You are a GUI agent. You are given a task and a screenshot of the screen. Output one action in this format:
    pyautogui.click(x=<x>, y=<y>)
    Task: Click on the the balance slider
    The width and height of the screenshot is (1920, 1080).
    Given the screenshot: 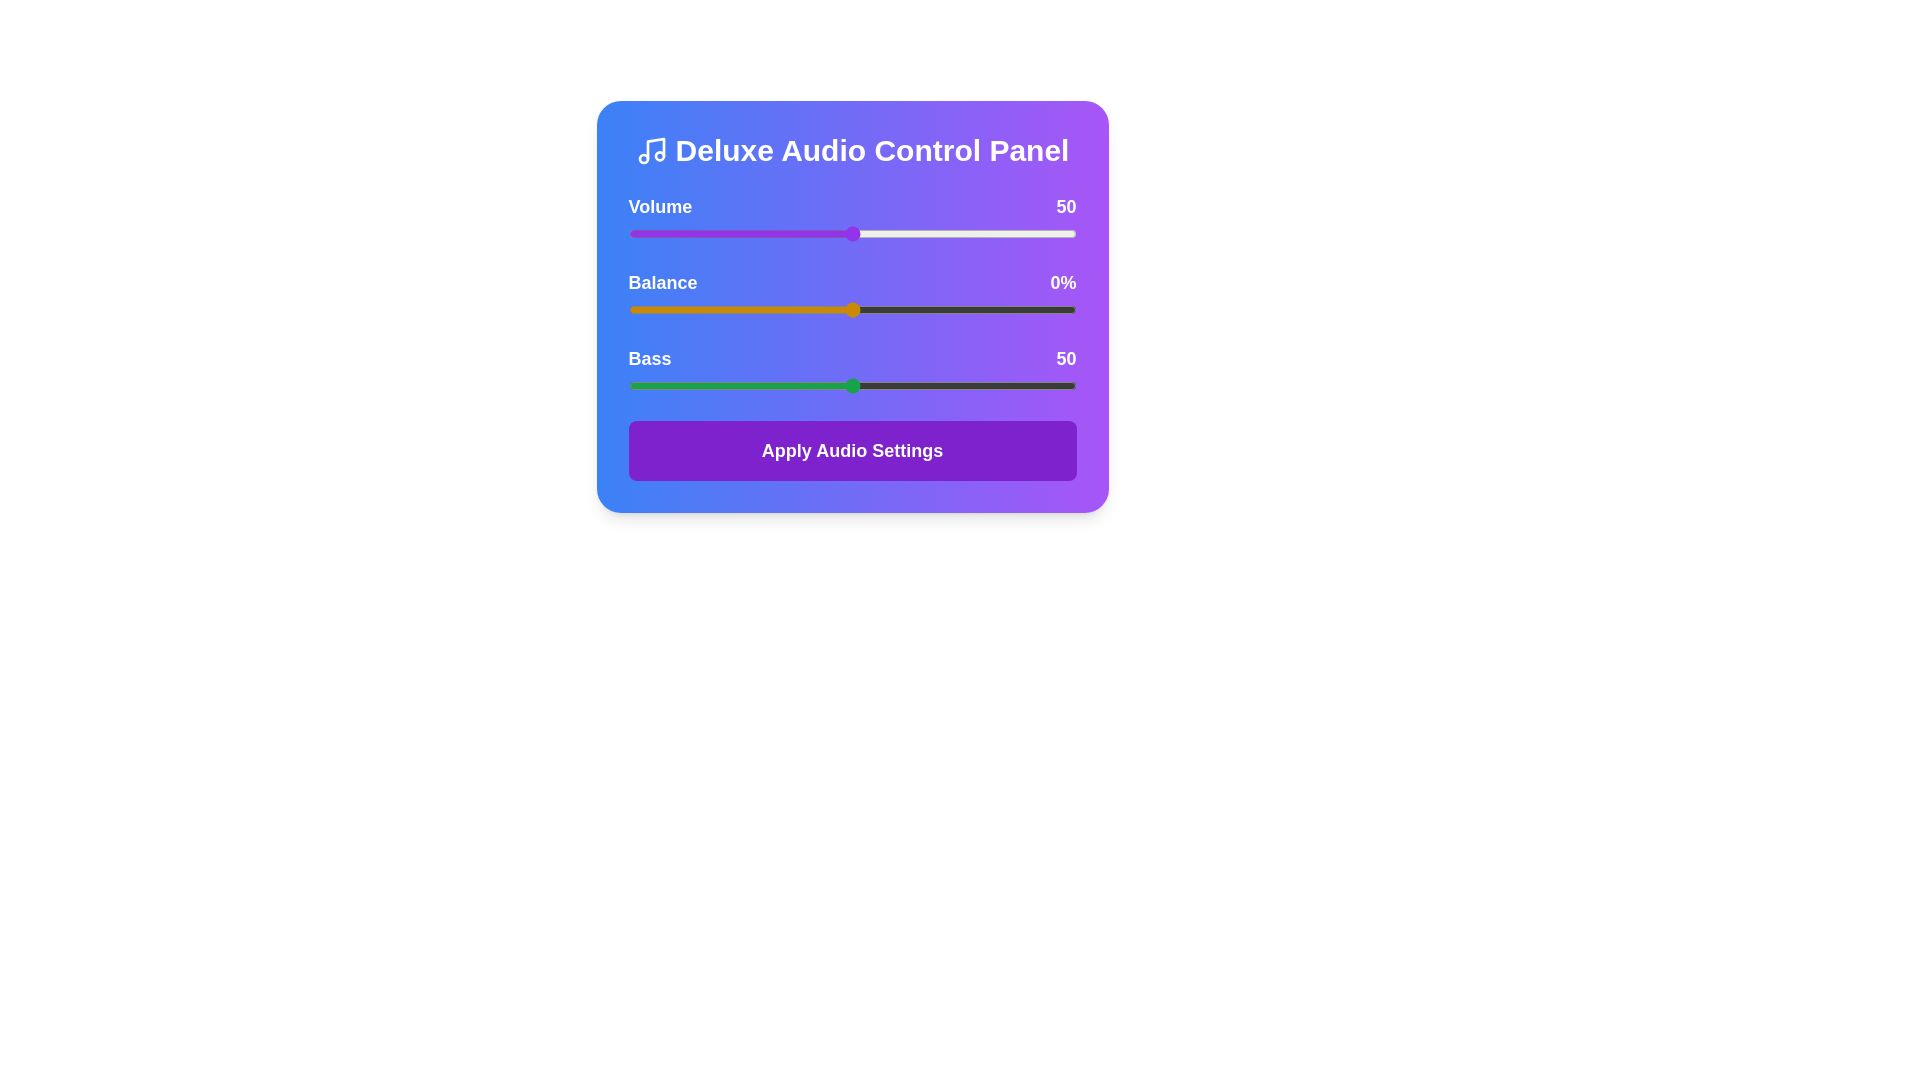 What is the action you would take?
    pyautogui.click(x=632, y=309)
    